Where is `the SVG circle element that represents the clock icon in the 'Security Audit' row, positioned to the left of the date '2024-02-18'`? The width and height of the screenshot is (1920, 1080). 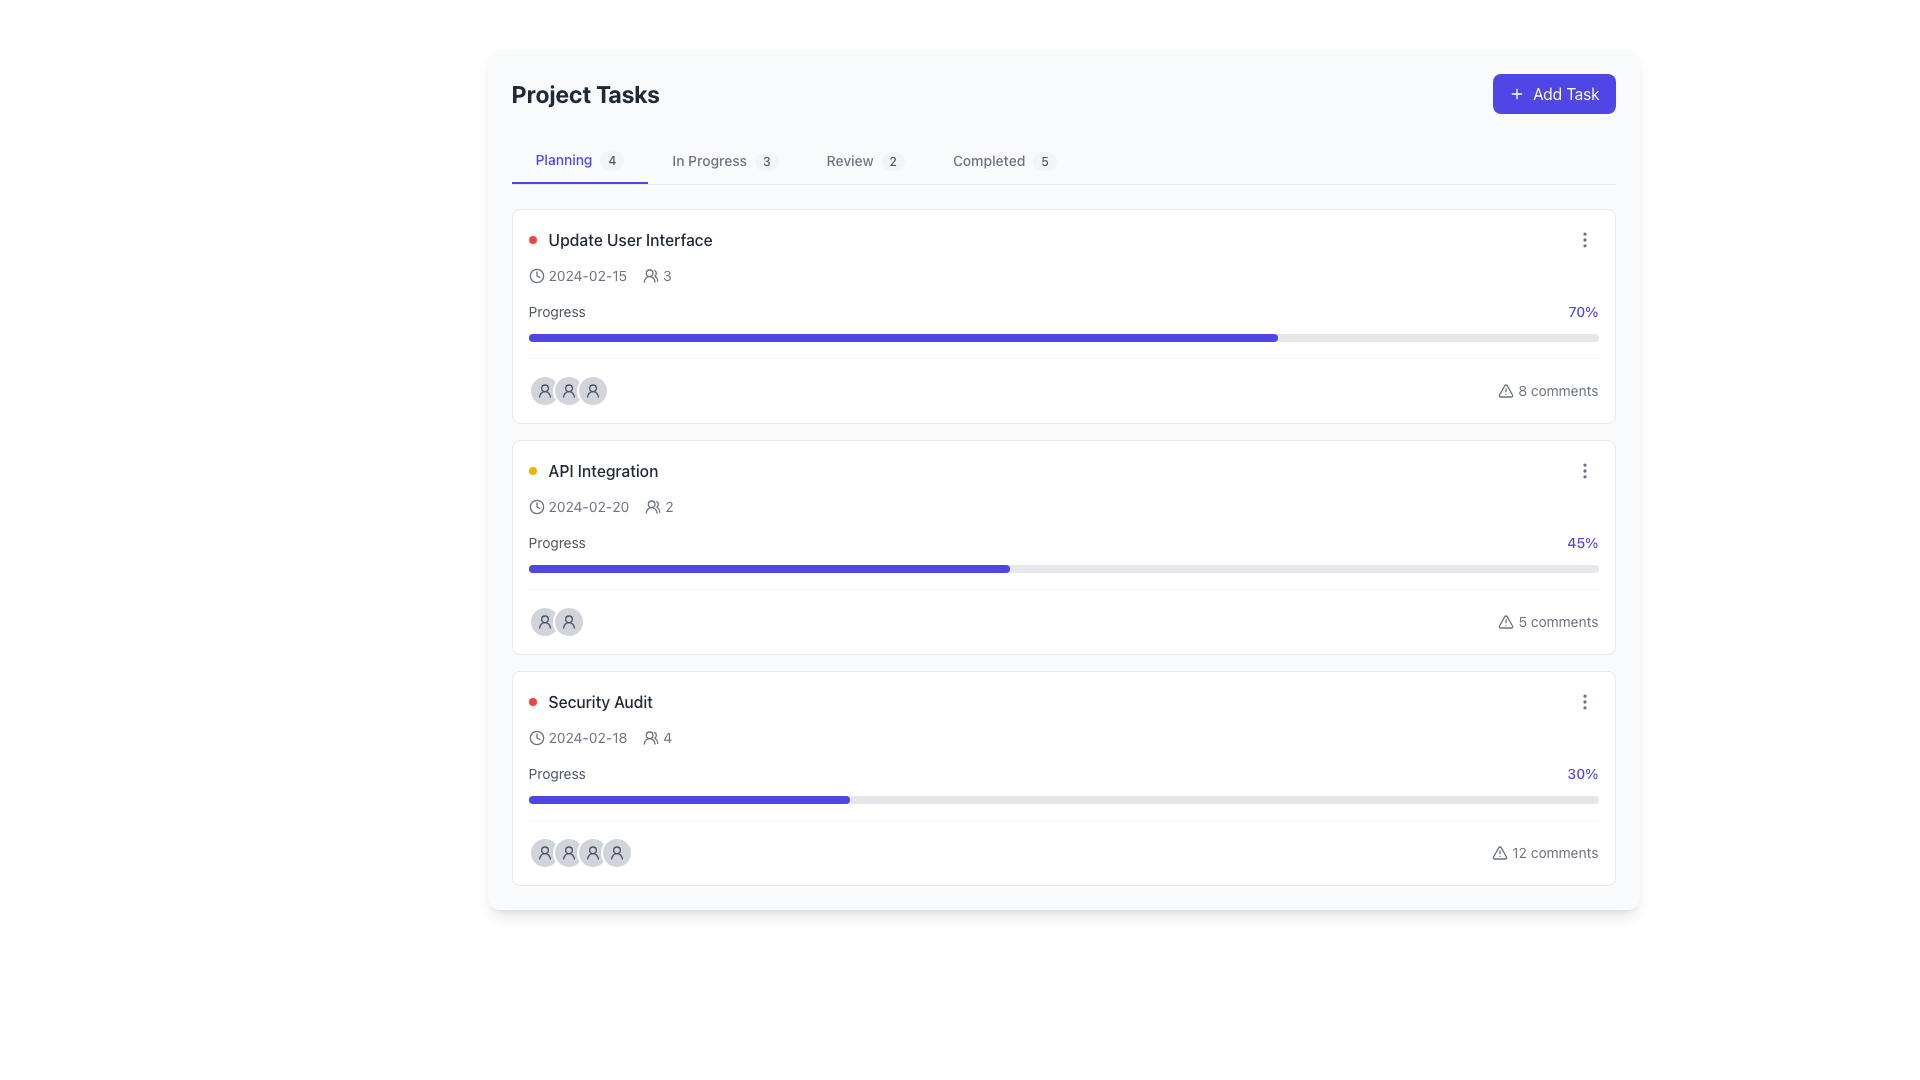 the SVG circle element that represents the clock icon in the 'Security Audit' row, positioned to the left of the date '2024-02-18' is located at coordinates (536, 737).